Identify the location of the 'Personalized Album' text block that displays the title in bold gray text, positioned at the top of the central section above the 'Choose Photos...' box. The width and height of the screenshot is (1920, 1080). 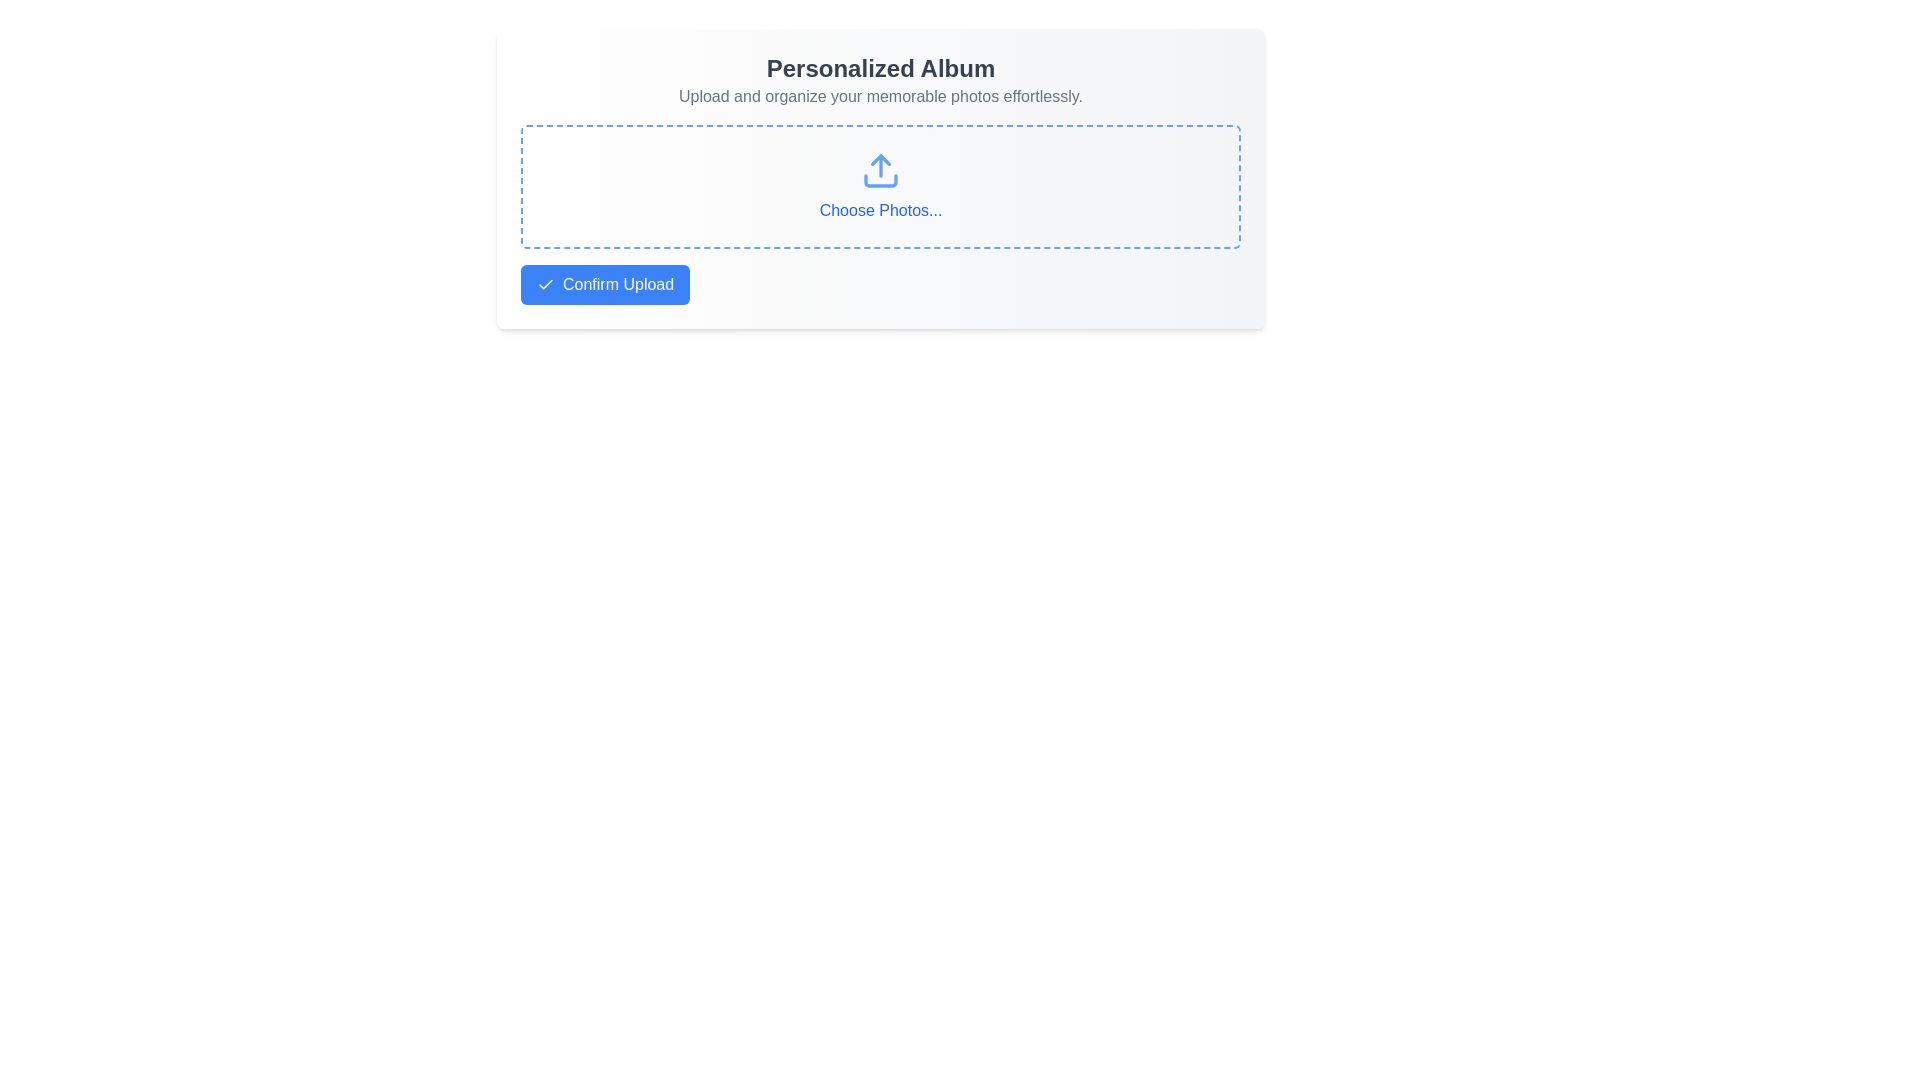
(880, 80).